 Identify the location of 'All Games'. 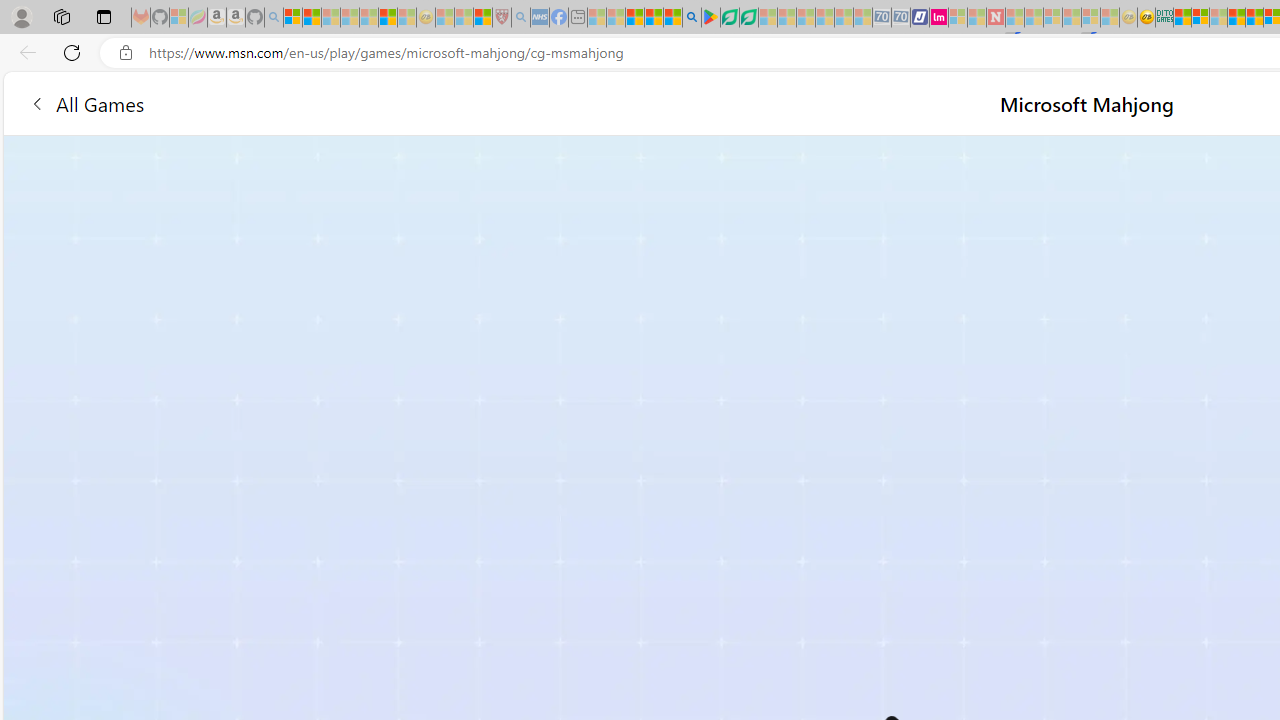
(85, 103).